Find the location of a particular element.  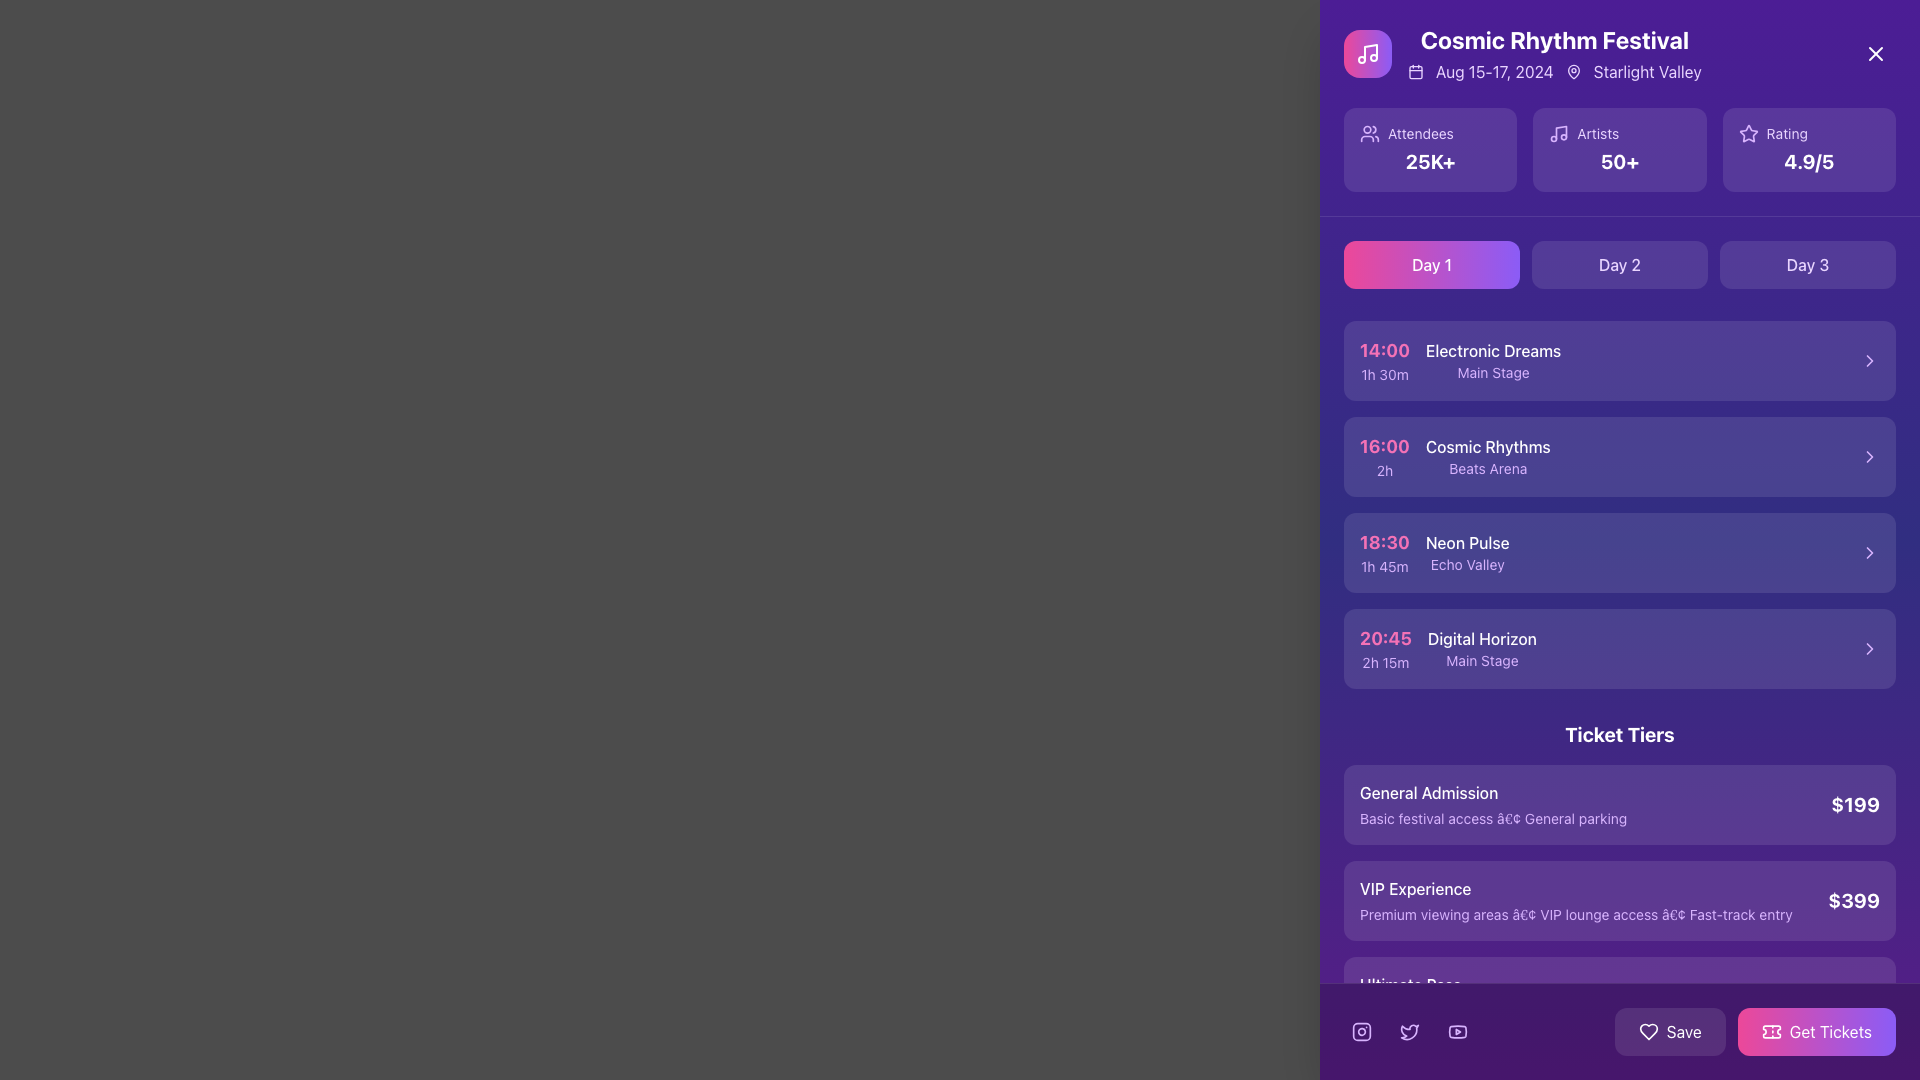

the Information display card that shows the number of artists participating in the event, which is located between the '25K+ Attendees' card and the '4.9/5 Rating' card is located at coordinates (1620, 149).